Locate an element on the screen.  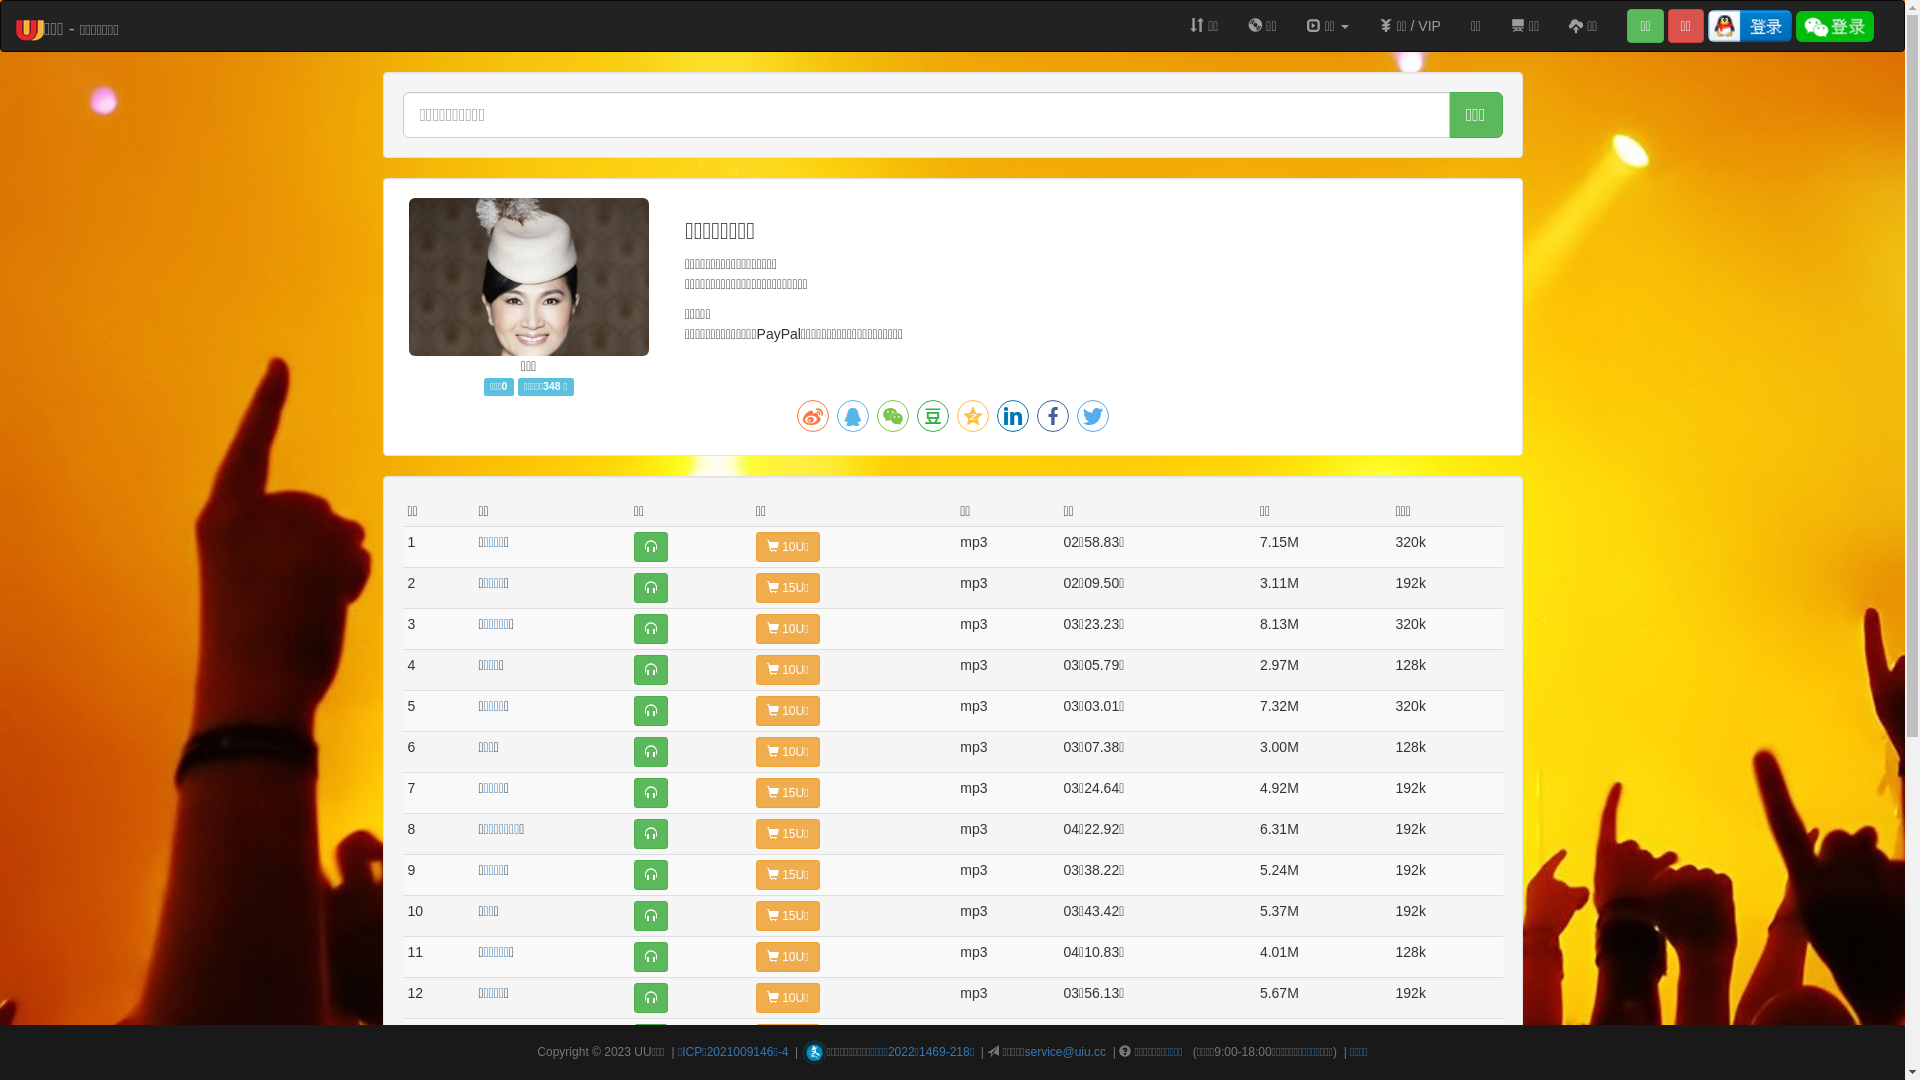
'service@uiu.cc' is located at coordinates (1064, 1051).